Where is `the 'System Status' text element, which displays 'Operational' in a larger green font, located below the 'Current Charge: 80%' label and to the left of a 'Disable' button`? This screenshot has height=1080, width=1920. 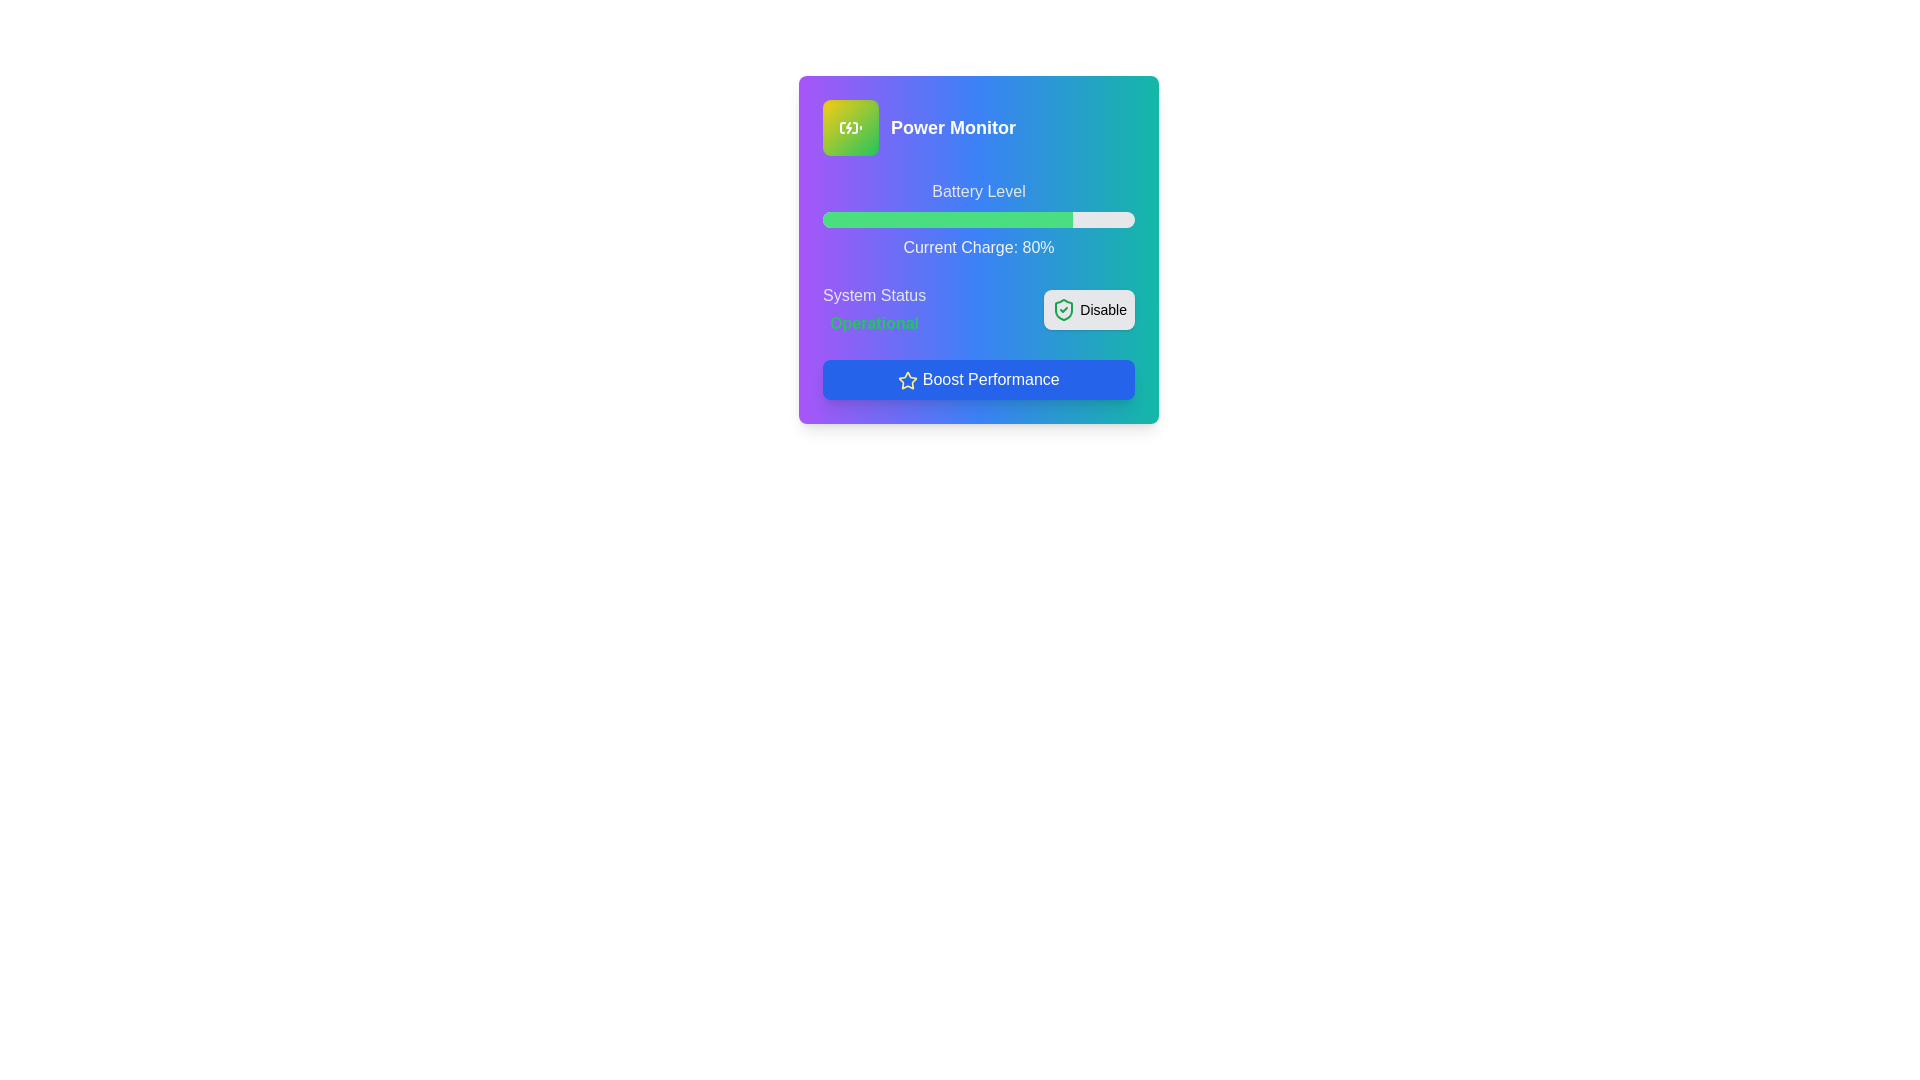
the 'System Status' text element, which displays 'Operational' in a larger green font, located below the 'Current Charge: 80%' label and to the left of a 'Disable' button is located at coordinates (874, 309).